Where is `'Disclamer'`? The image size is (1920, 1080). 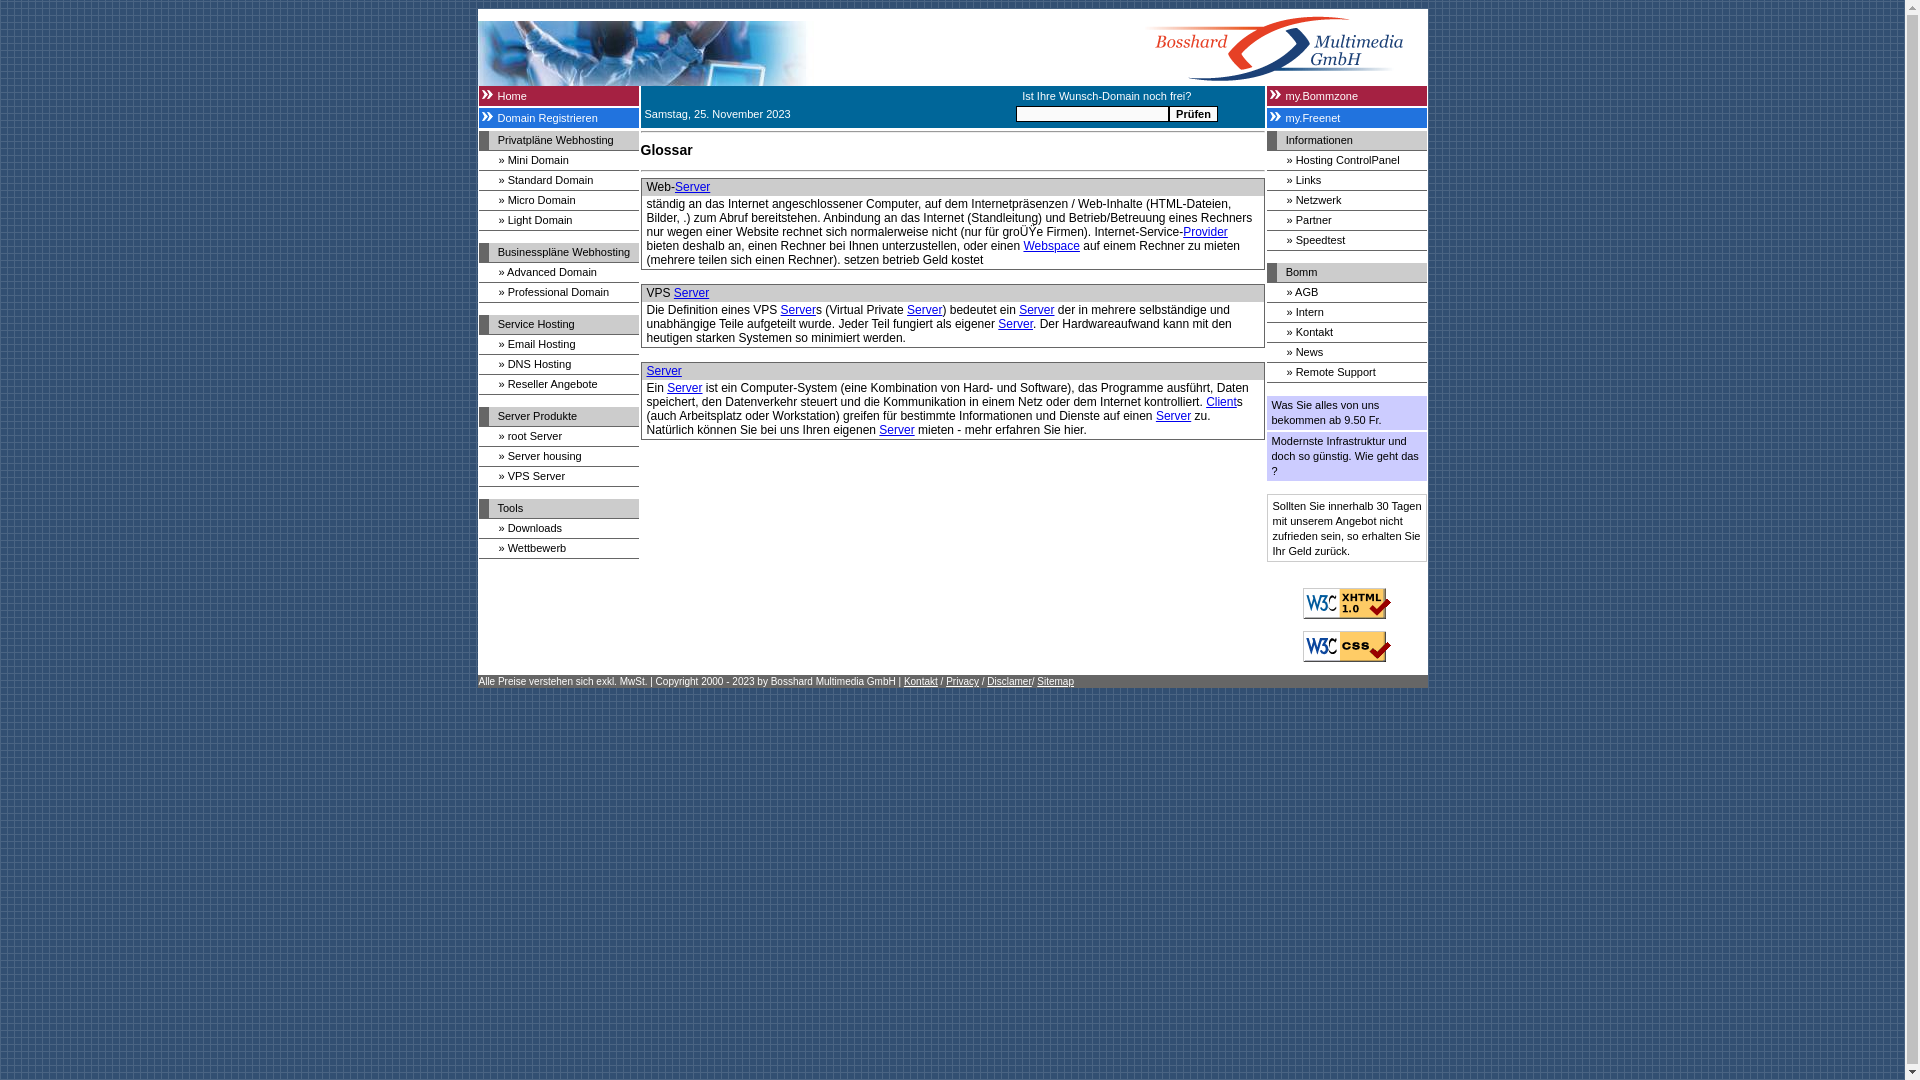
'Disclamer' is located at coordinates (987, 680).